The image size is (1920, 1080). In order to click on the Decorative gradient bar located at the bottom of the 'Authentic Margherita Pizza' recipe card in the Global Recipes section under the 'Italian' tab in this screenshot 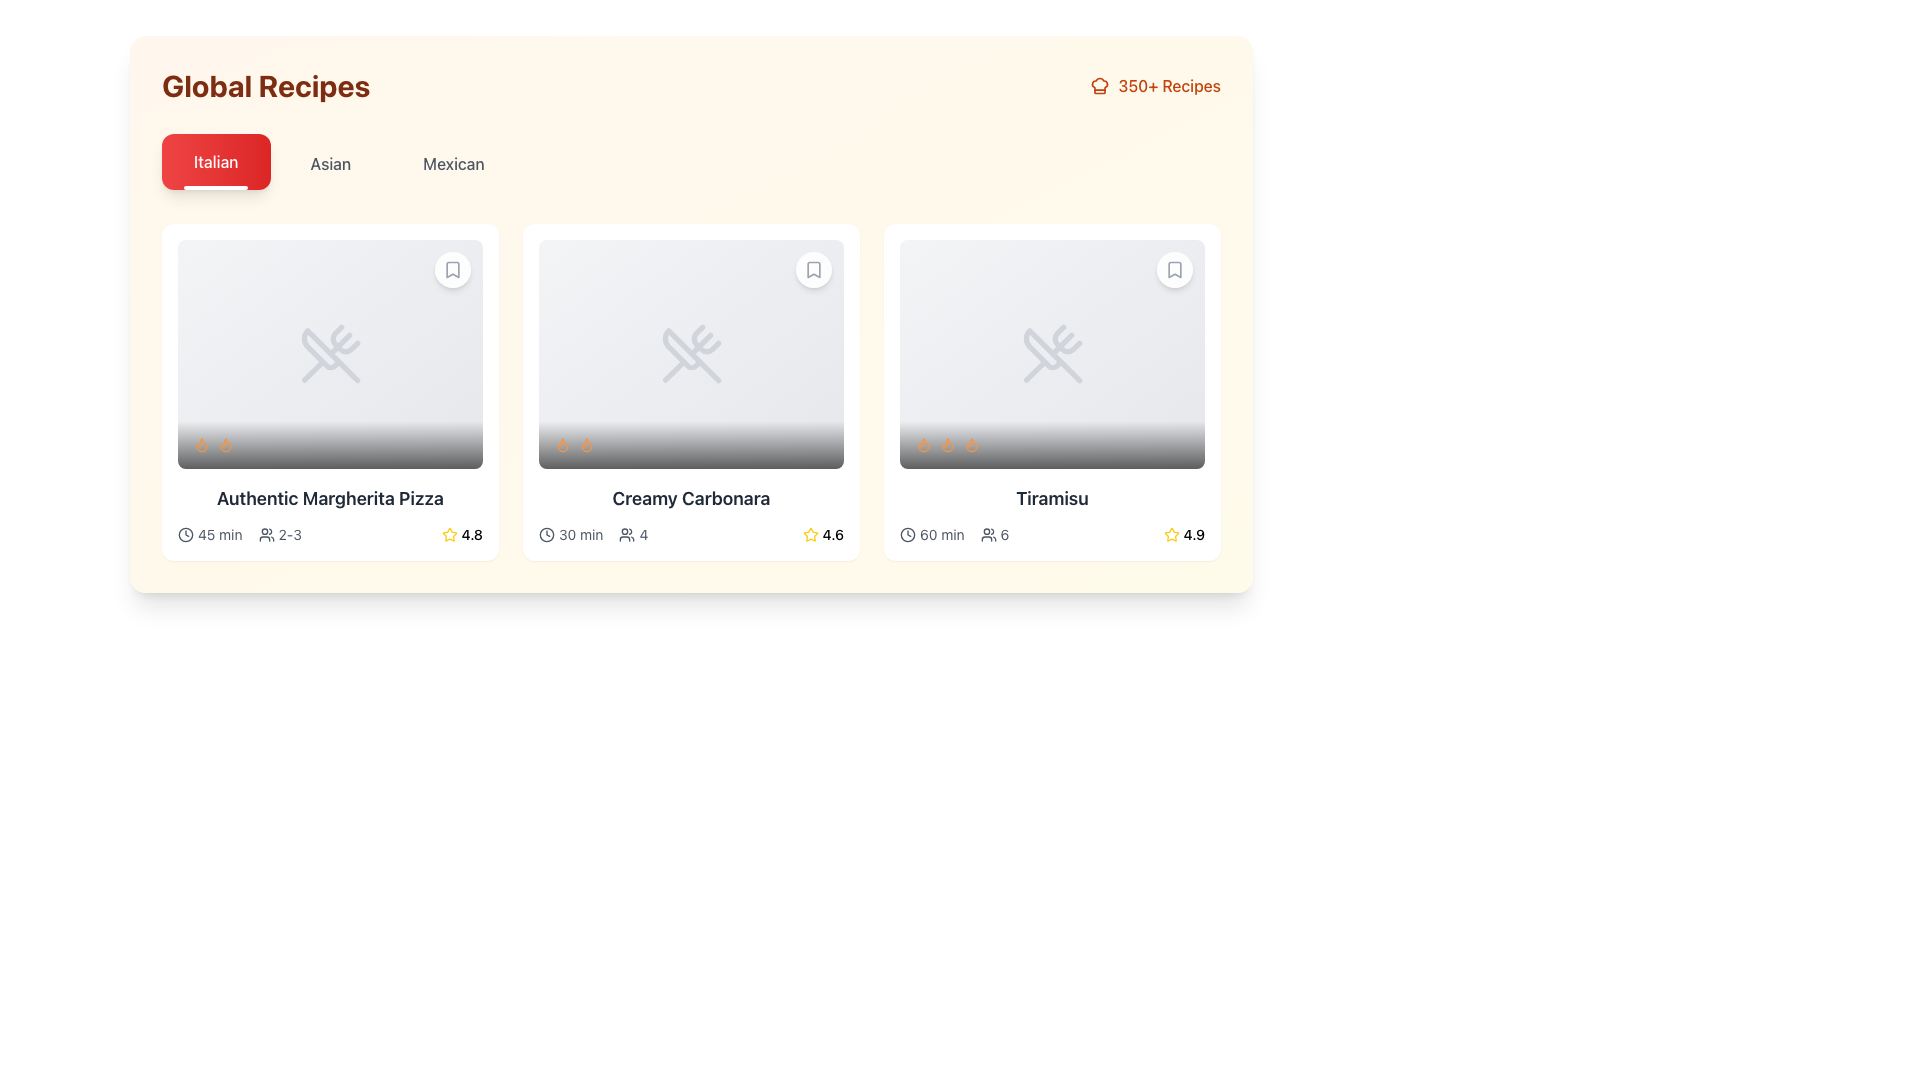, I will do `click(330, 443)`.